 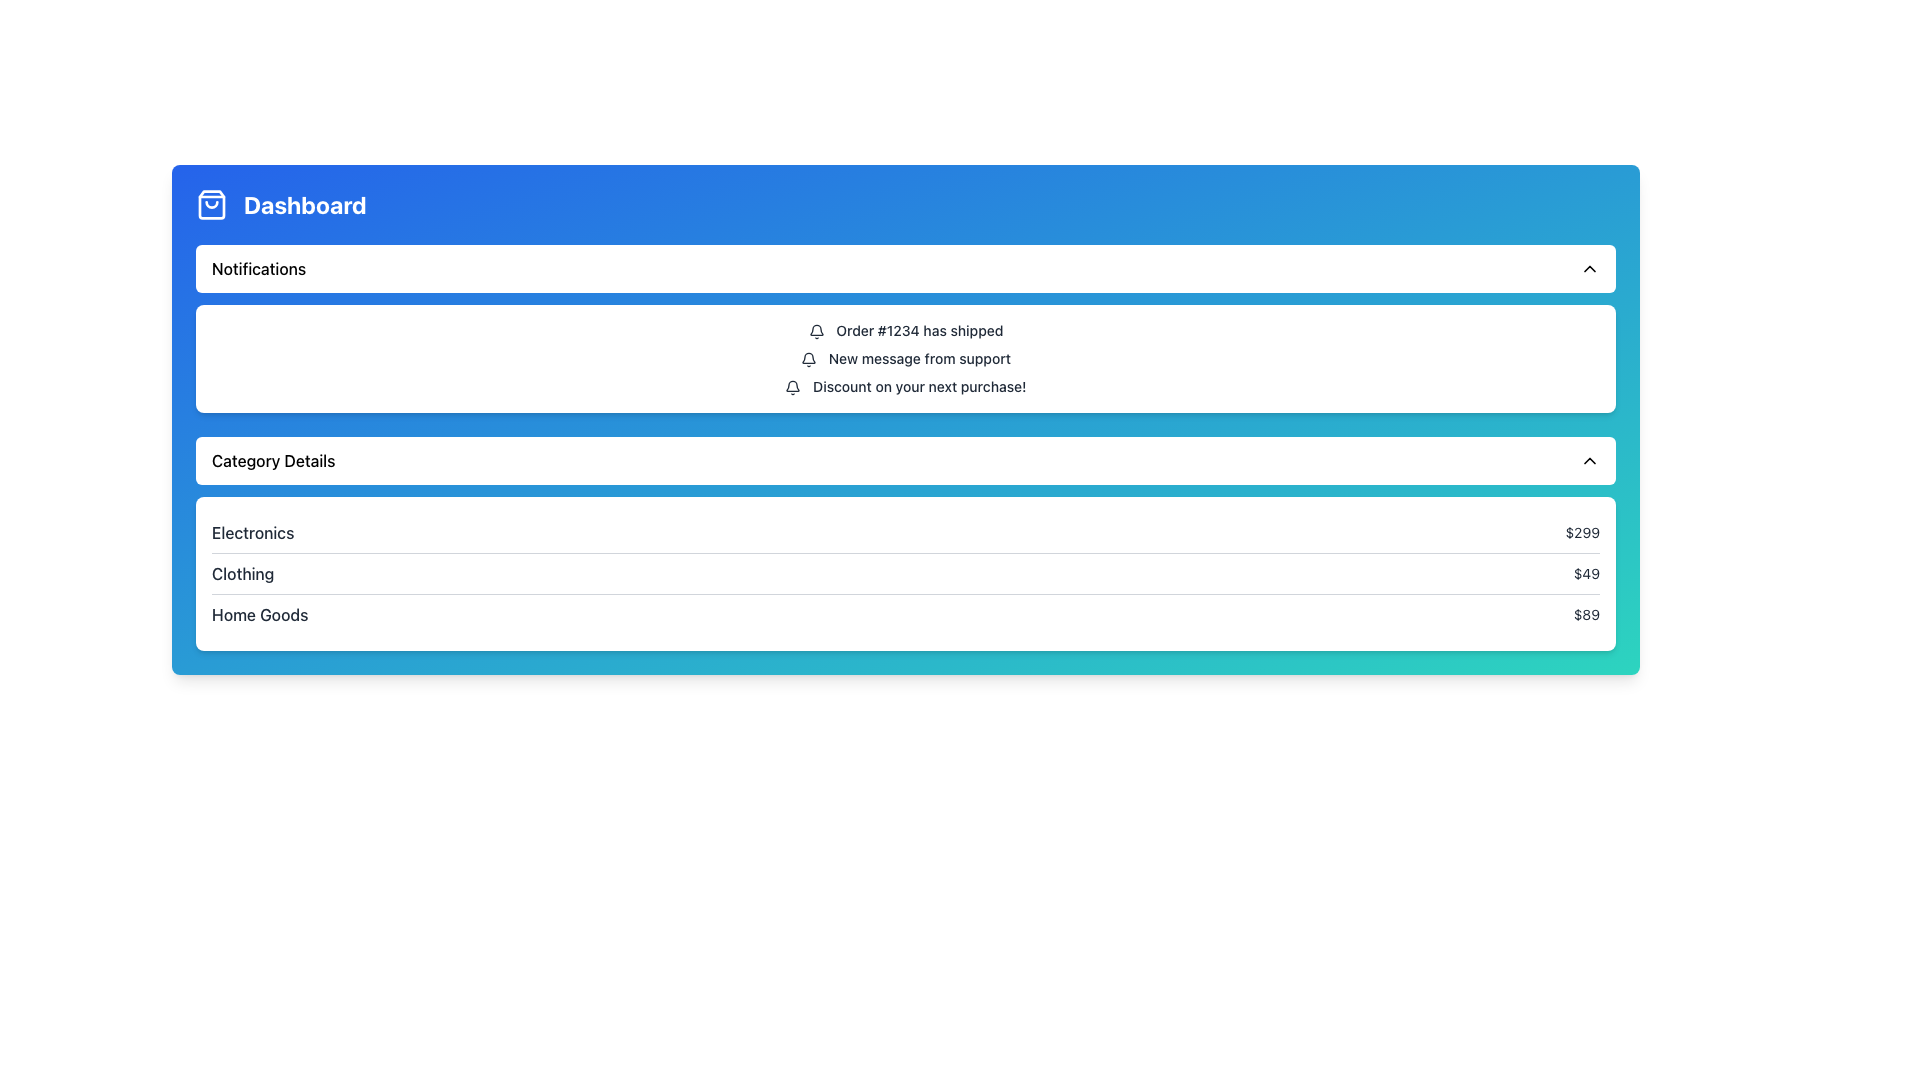 I want to click on text from the second notification entry in the notification card, which conveys a message from the support team, so click(x=905, y=357).